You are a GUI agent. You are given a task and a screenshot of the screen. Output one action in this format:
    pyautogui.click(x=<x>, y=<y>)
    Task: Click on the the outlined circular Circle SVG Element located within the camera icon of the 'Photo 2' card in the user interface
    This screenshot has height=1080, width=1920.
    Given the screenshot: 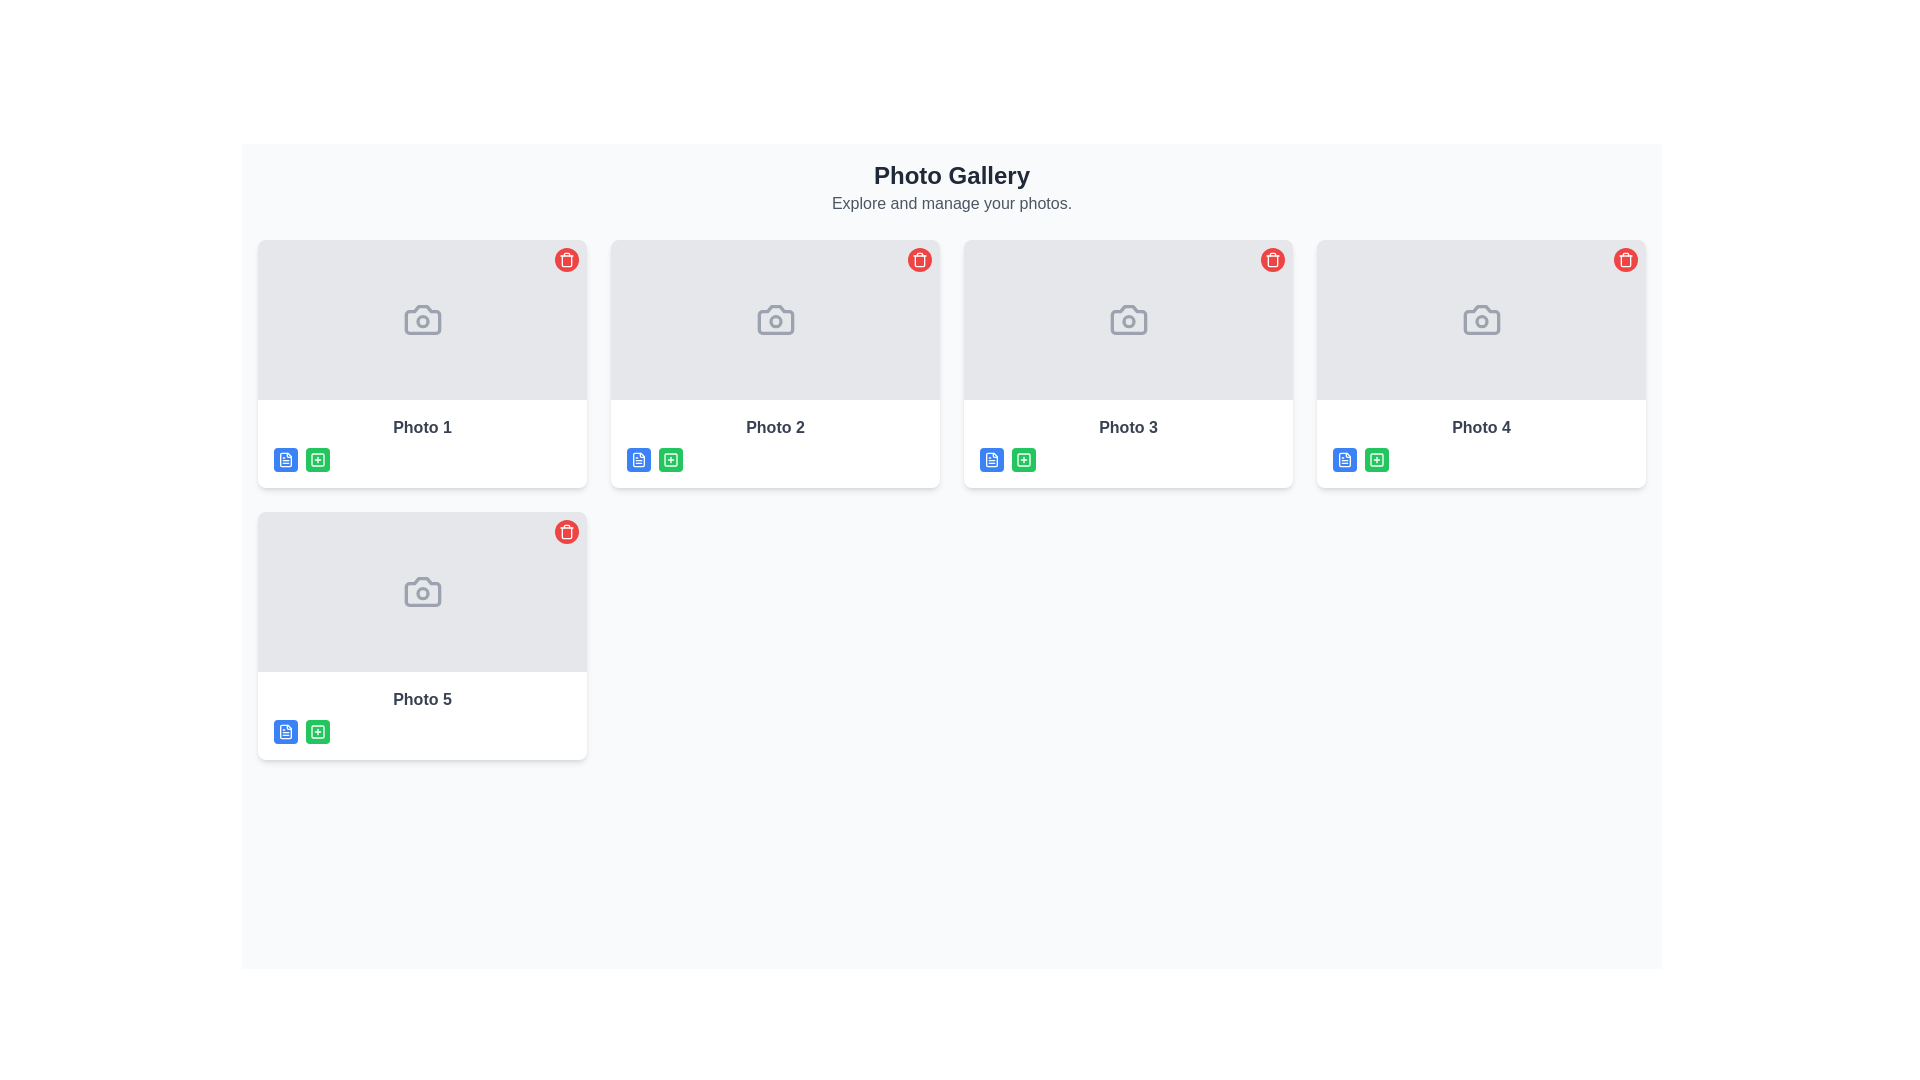 What is the action you would take?
    pyautogui.click(x=774, y=320)
    